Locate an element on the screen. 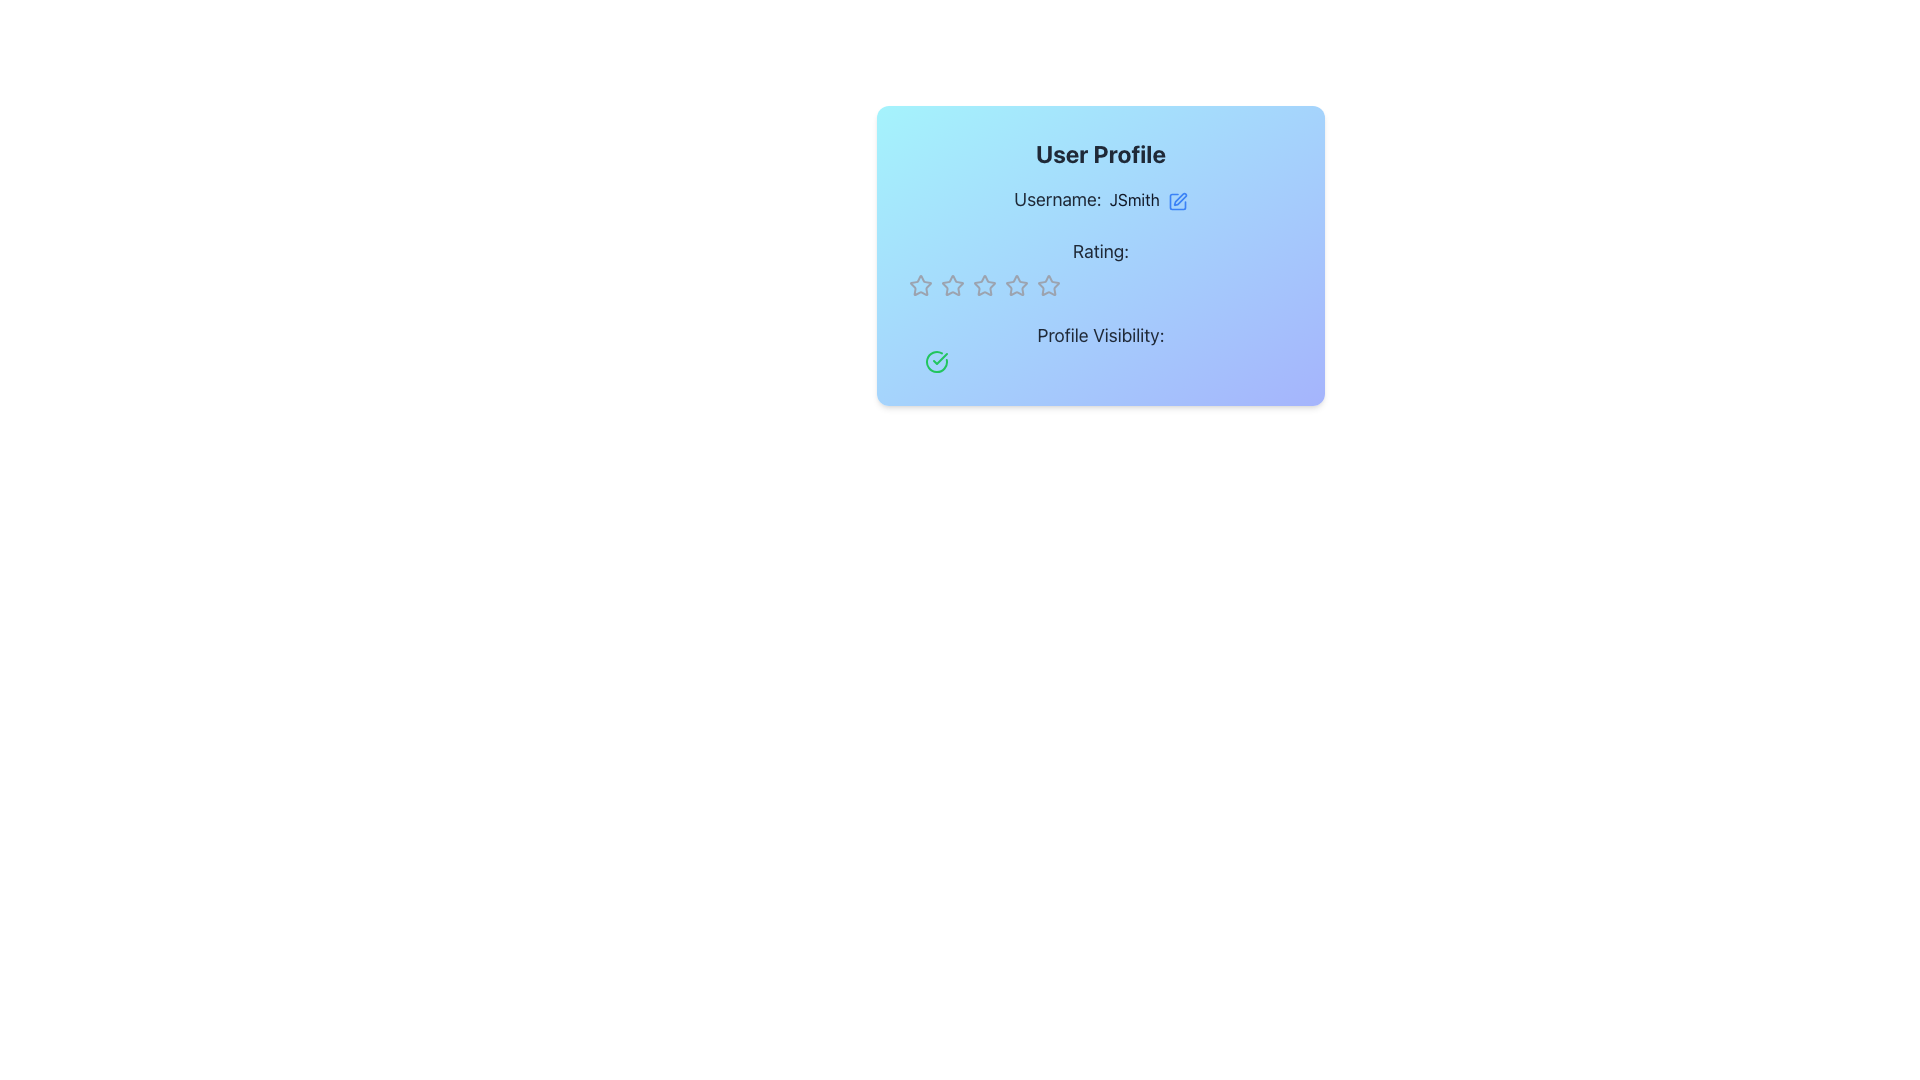  the 24x24 pixel circular icon with a green border and a checkmark inside, located to the left of the 'Profile Visibility:' label and slightly below the last text in the interface is located at coordinates (935, 362).